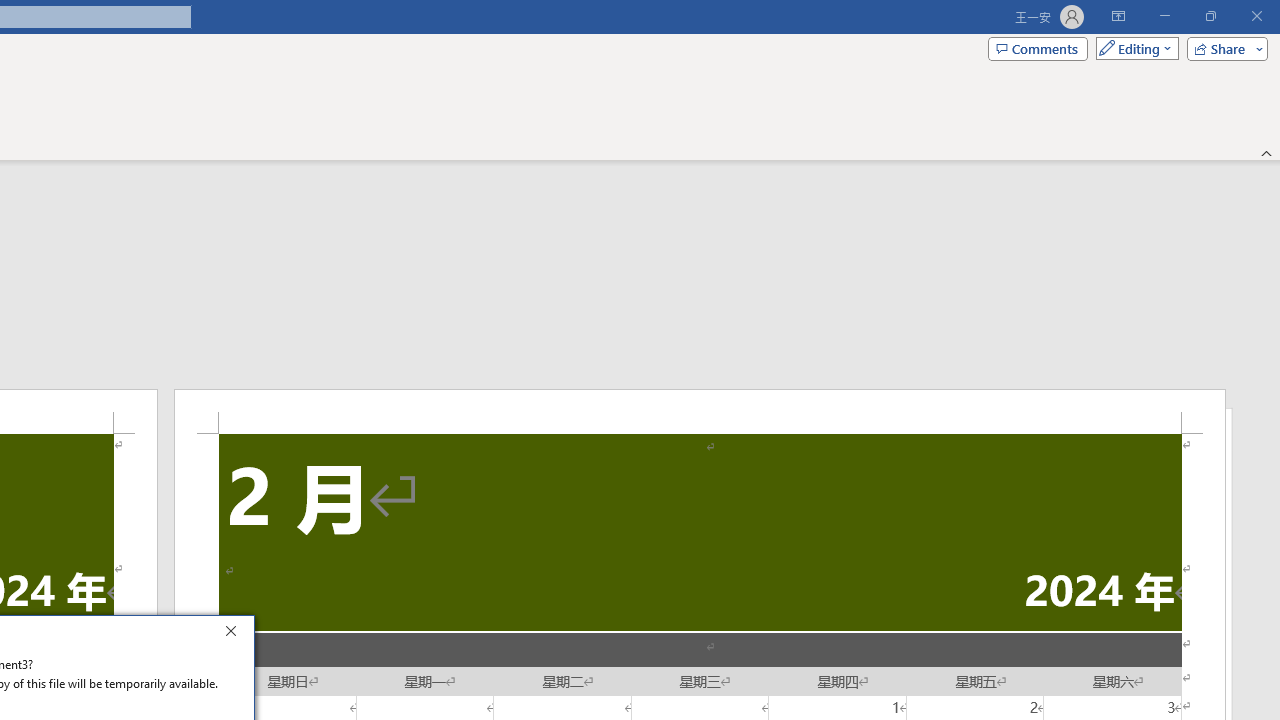 Image resolution: width=1280 pixels, height=720 pixels. What do you see at coordinates (1266, 152) in the screenshot?
I see `'Collapse the Ribbon'` at bounding box center [1266, 152].